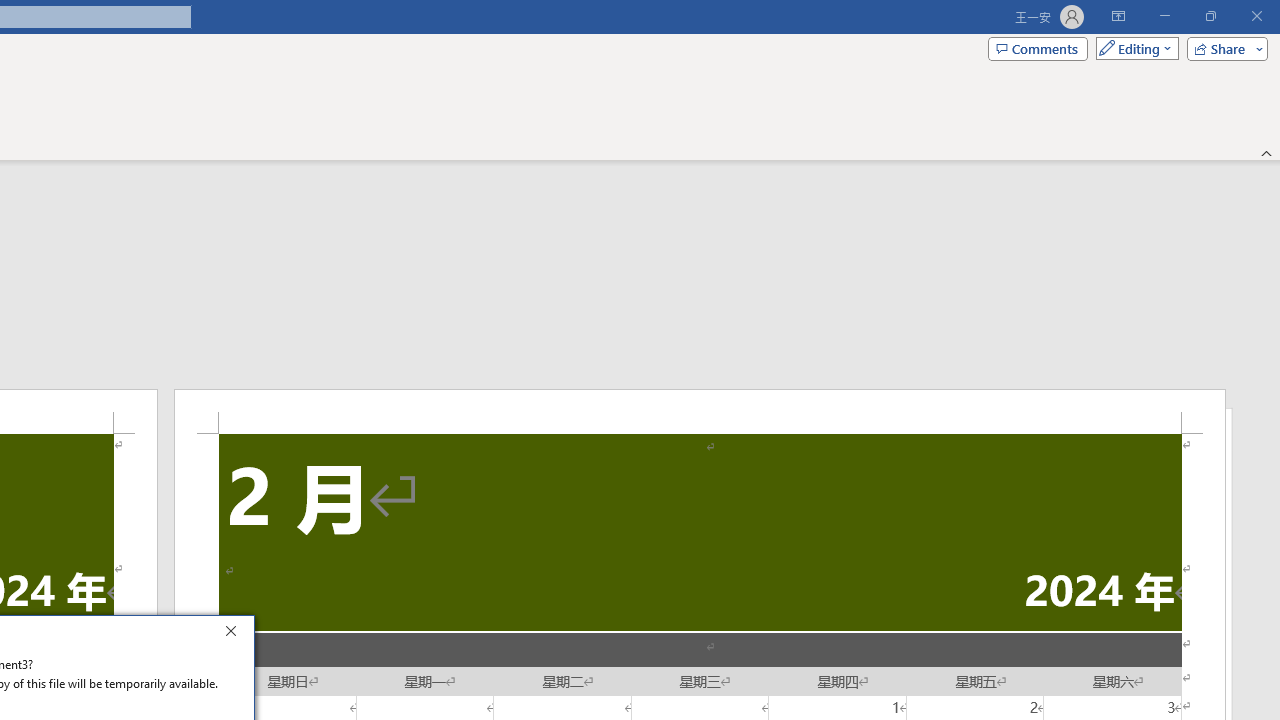 Image resolution: width=1280 pixels, height=720 pixels. What do you see at coordinates (1266, 152) in the screenshot?
I see `'Collapse the Ribbon'` at bounding box center [1266, 152].